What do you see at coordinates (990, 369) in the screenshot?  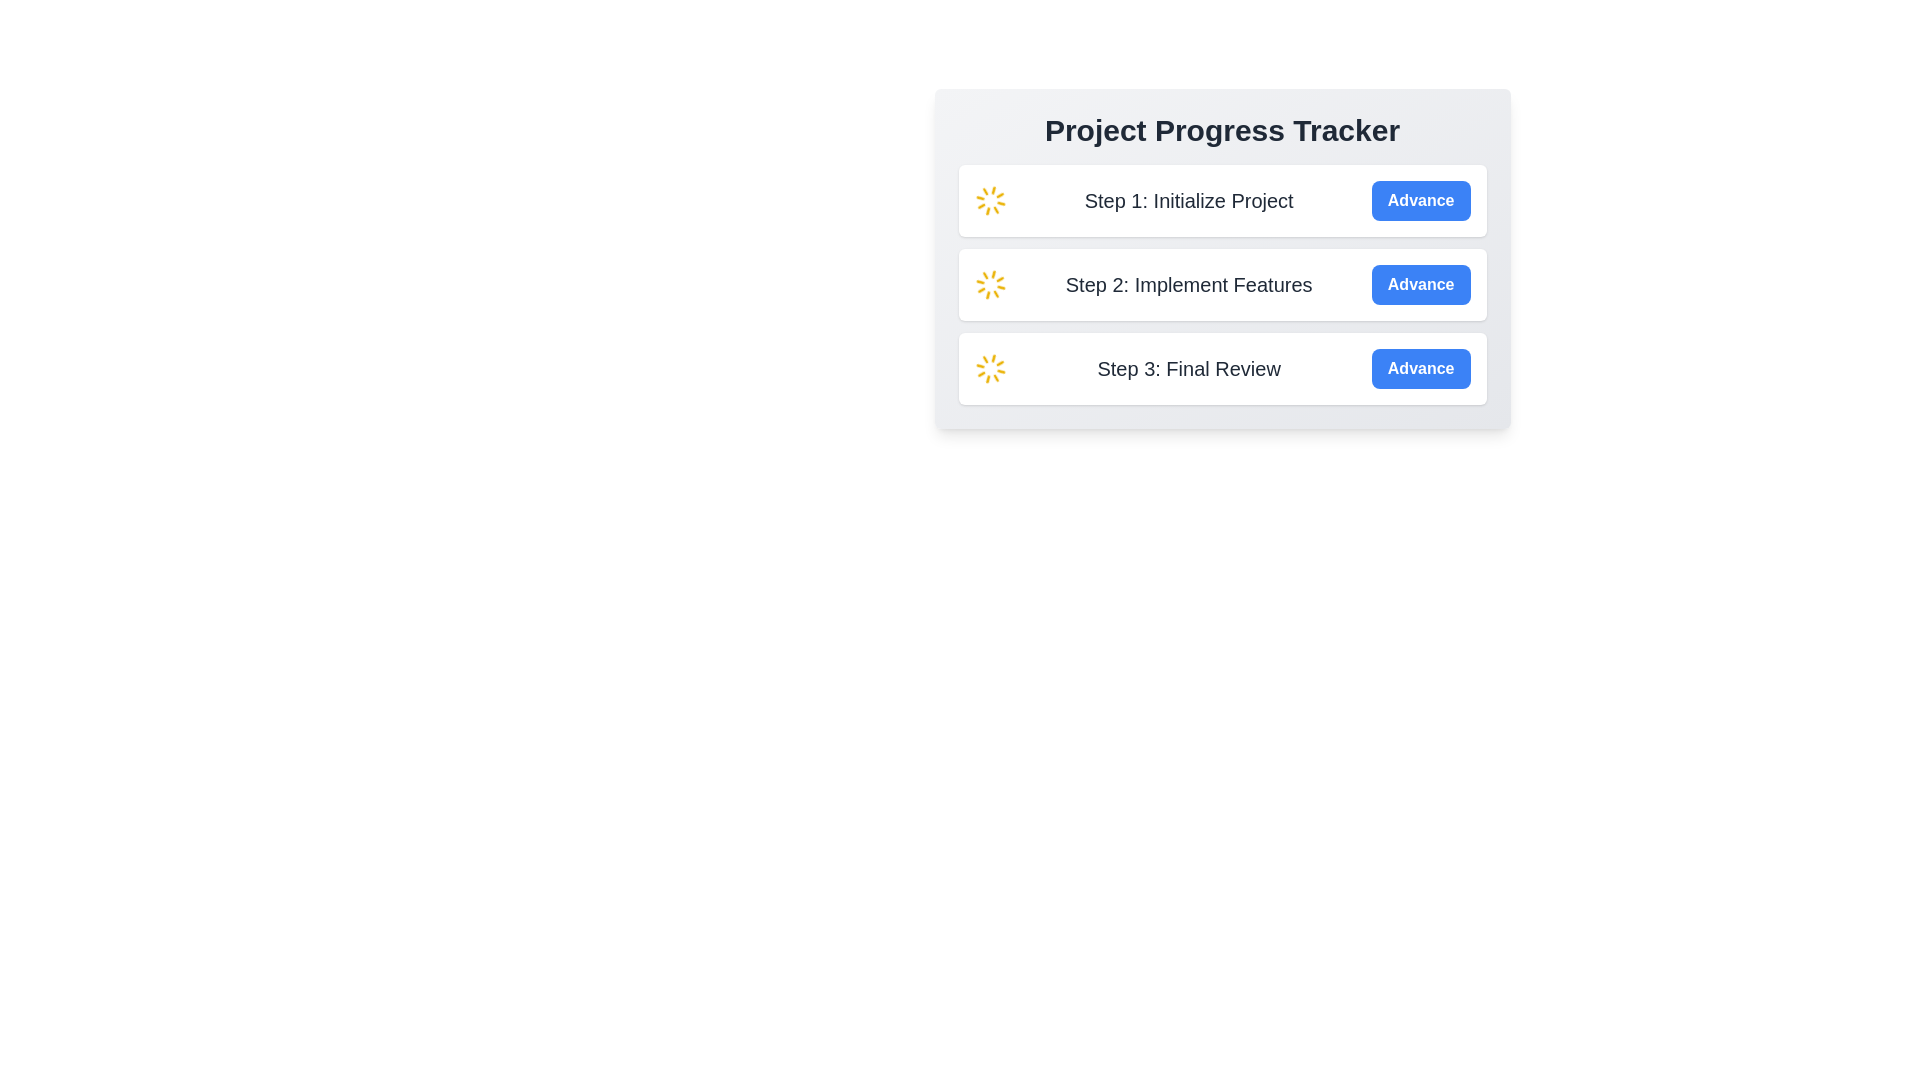 I see `the Loader icon located in the 'Step 3: Final Review' section` at bounding box center [990, 369].